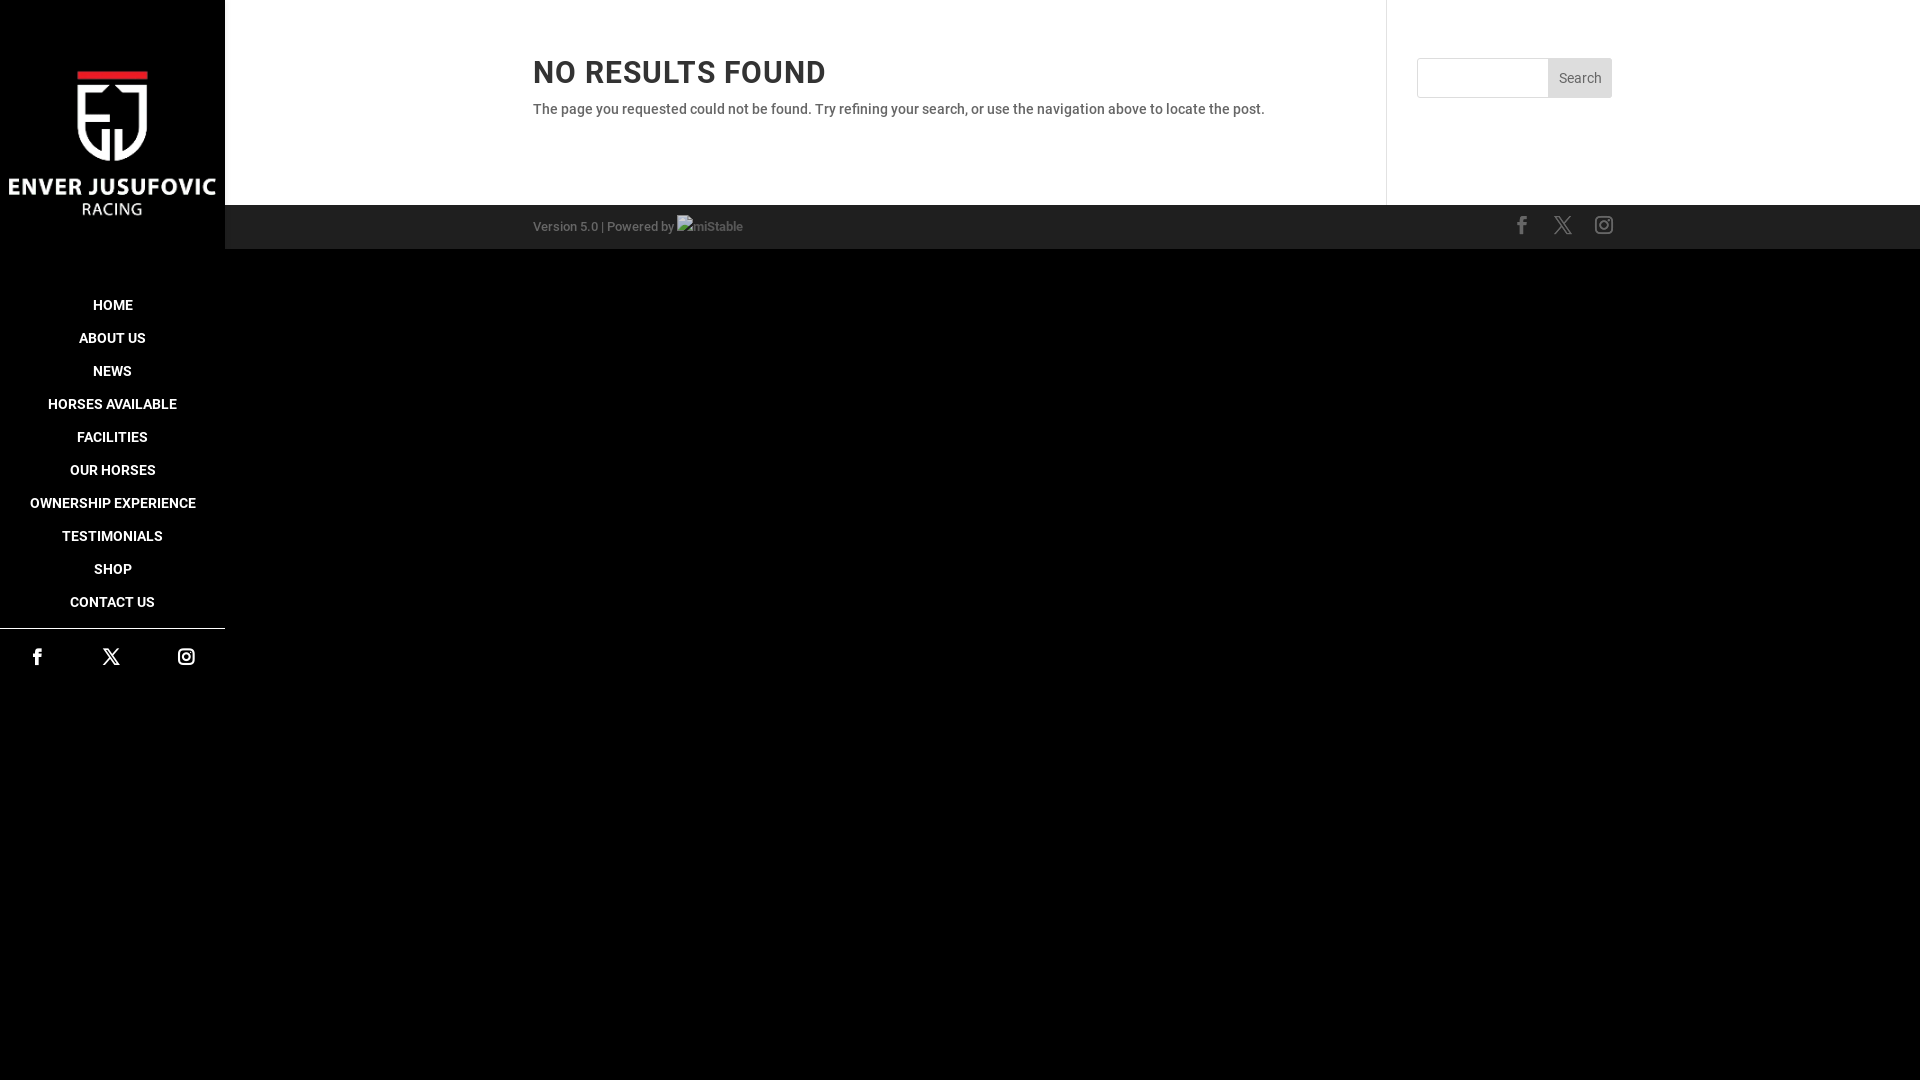 The width and height of the screenshot is (1920, 1080). I want to click on 'INSTAGRAM', so click(186, 658).